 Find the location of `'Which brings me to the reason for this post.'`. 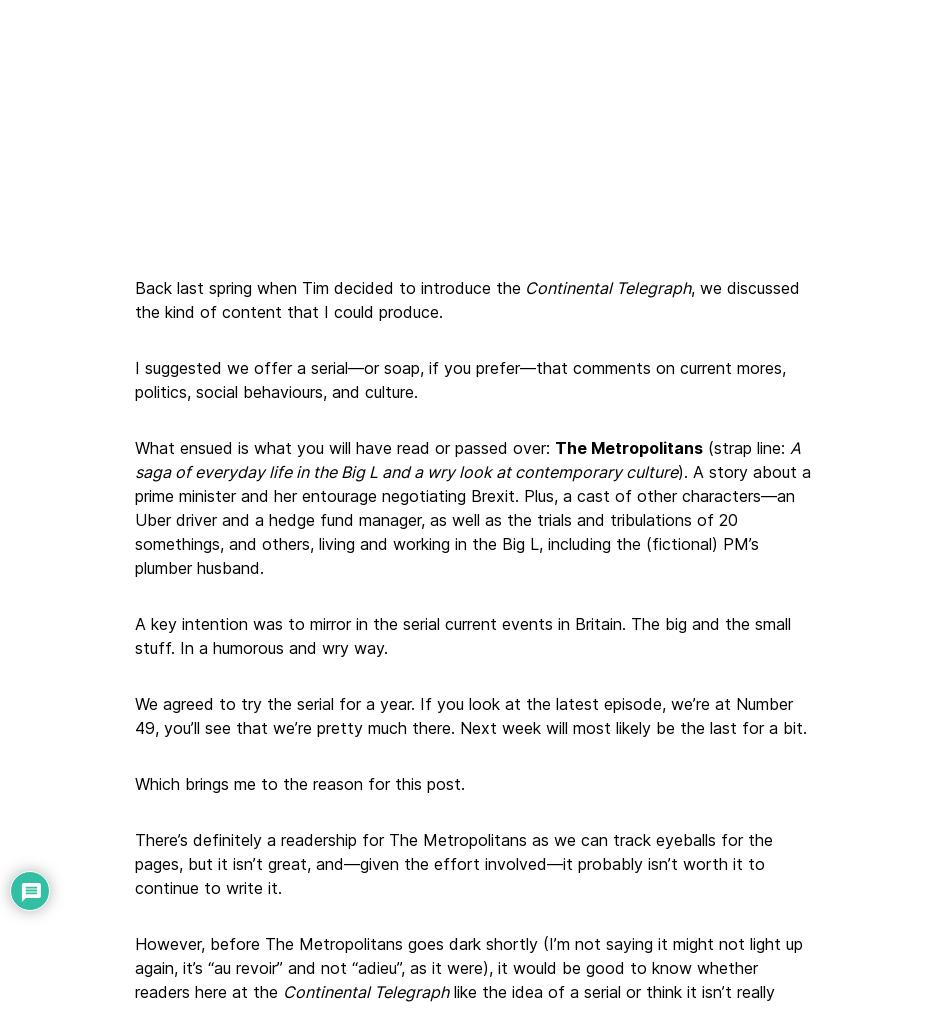

'Which brings me to the reason for this post.' is located at coordinates (299, 782).